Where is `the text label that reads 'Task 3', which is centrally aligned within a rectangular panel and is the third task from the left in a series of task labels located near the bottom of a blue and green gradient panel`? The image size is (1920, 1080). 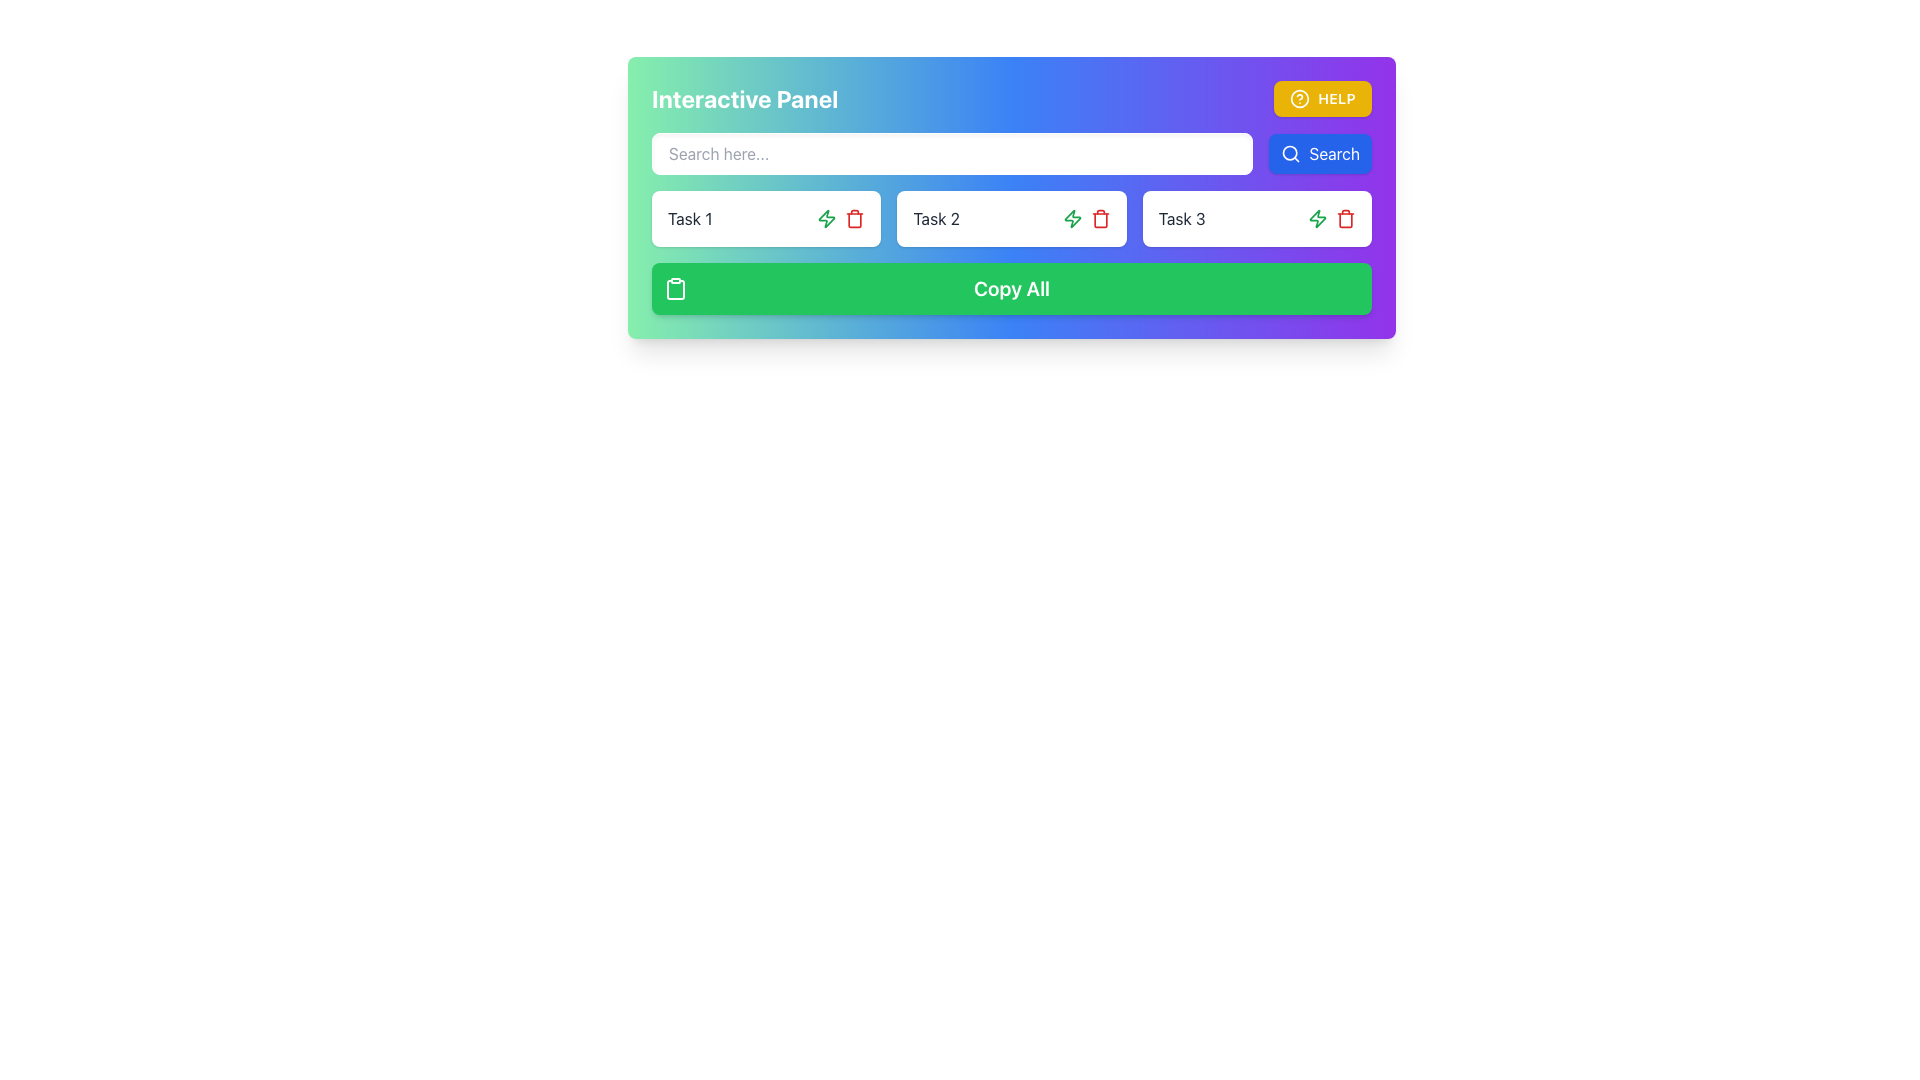 the text label that reads 'Task 3', which is centrally aligned within a rectangular panel and is the third task from the left in a series of task labels located near the bottom of a blue and green gradient panel is located at coordinates (1182, 219).